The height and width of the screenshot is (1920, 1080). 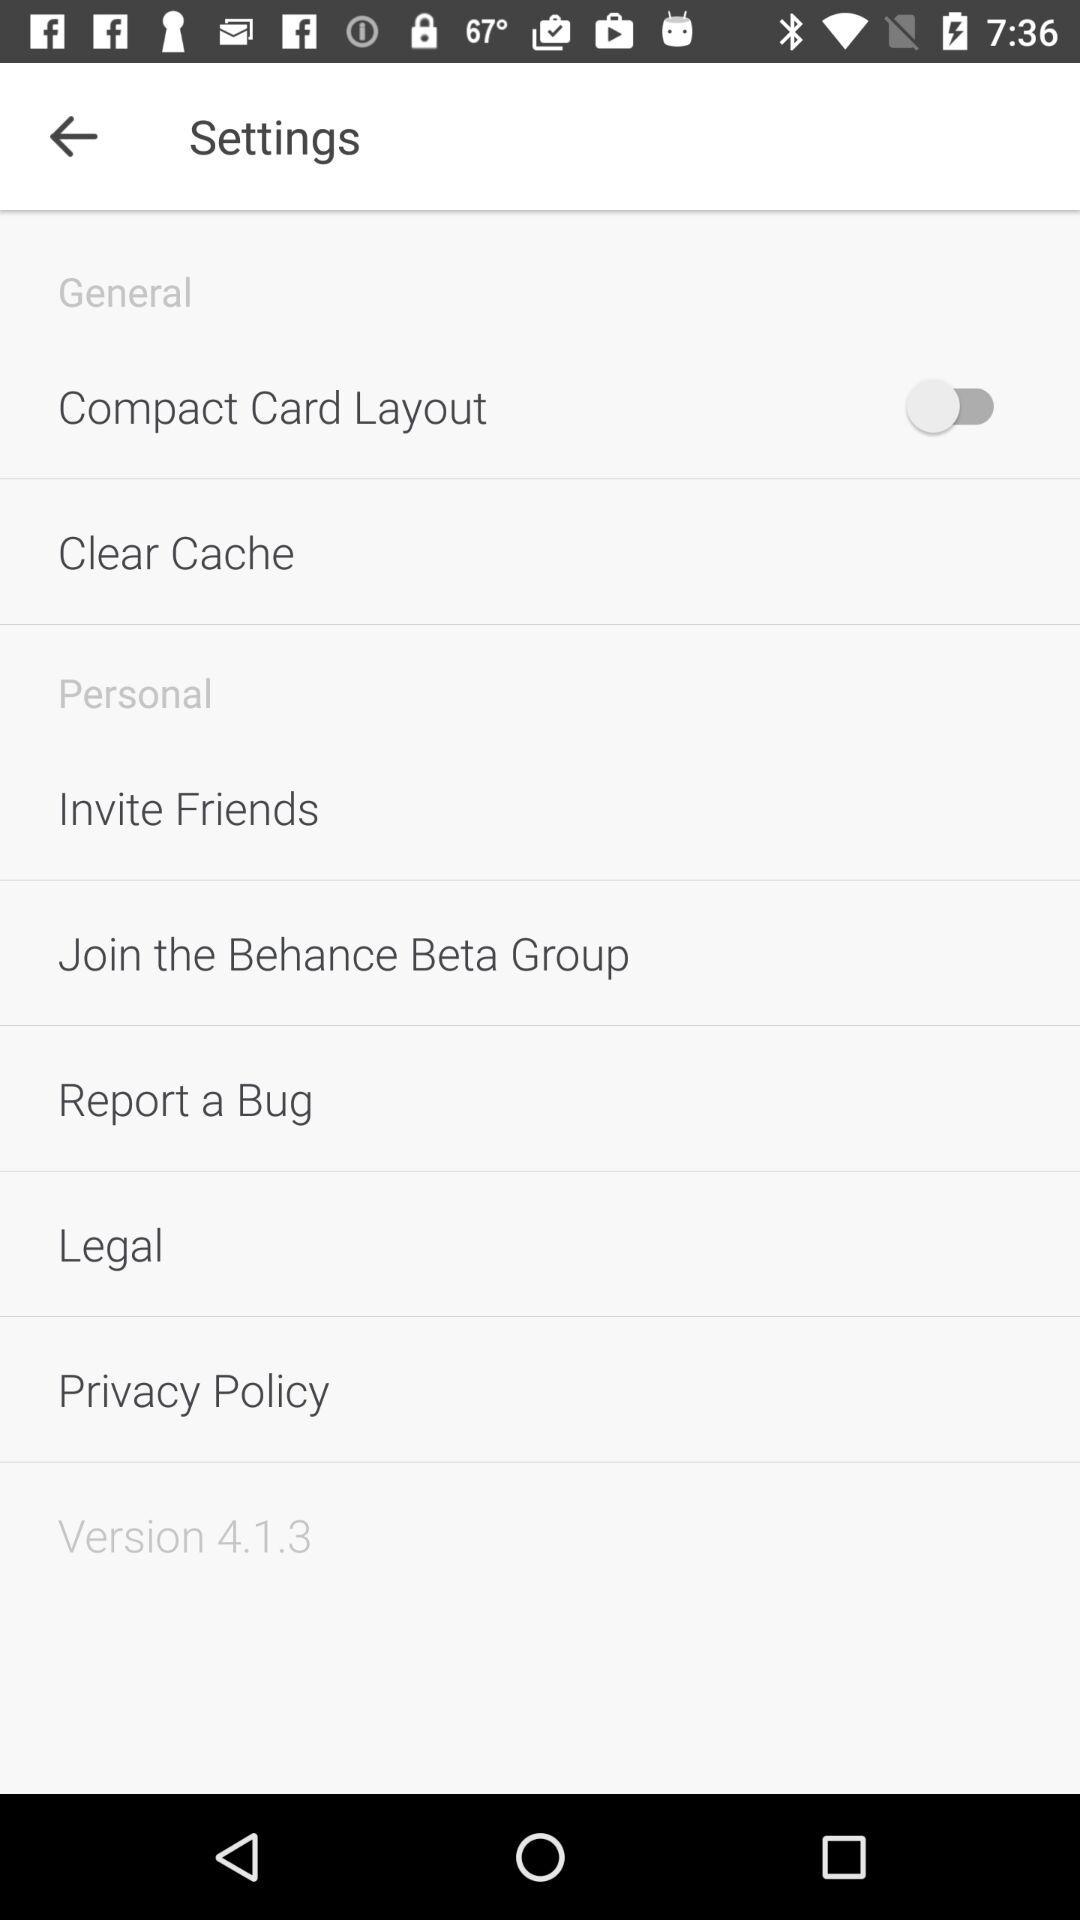 What do you see at coordinates (72, 135) in the screenshot?
I see `the icon above general item` at bounding box center [72, 135].